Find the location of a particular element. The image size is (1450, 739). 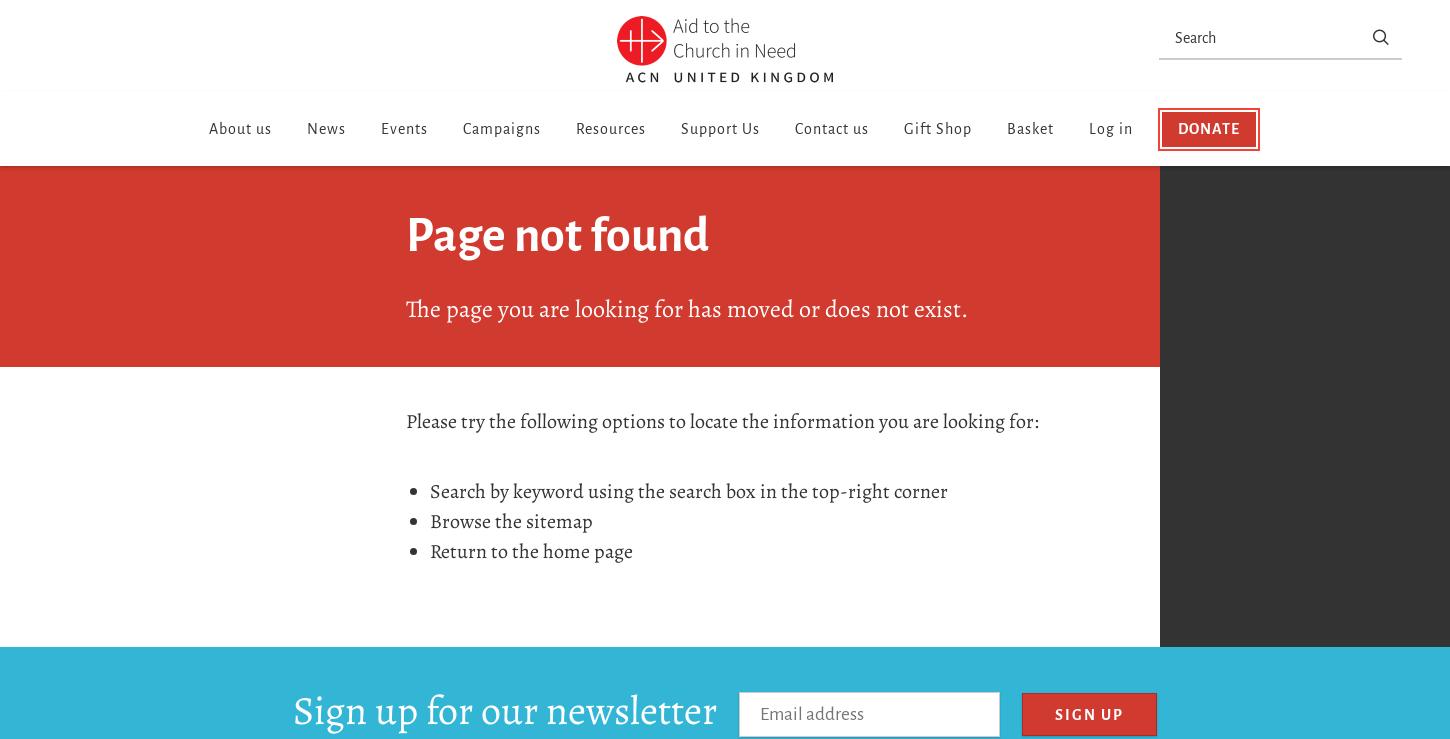

'Page not found' is located at coordinates (557, 236).